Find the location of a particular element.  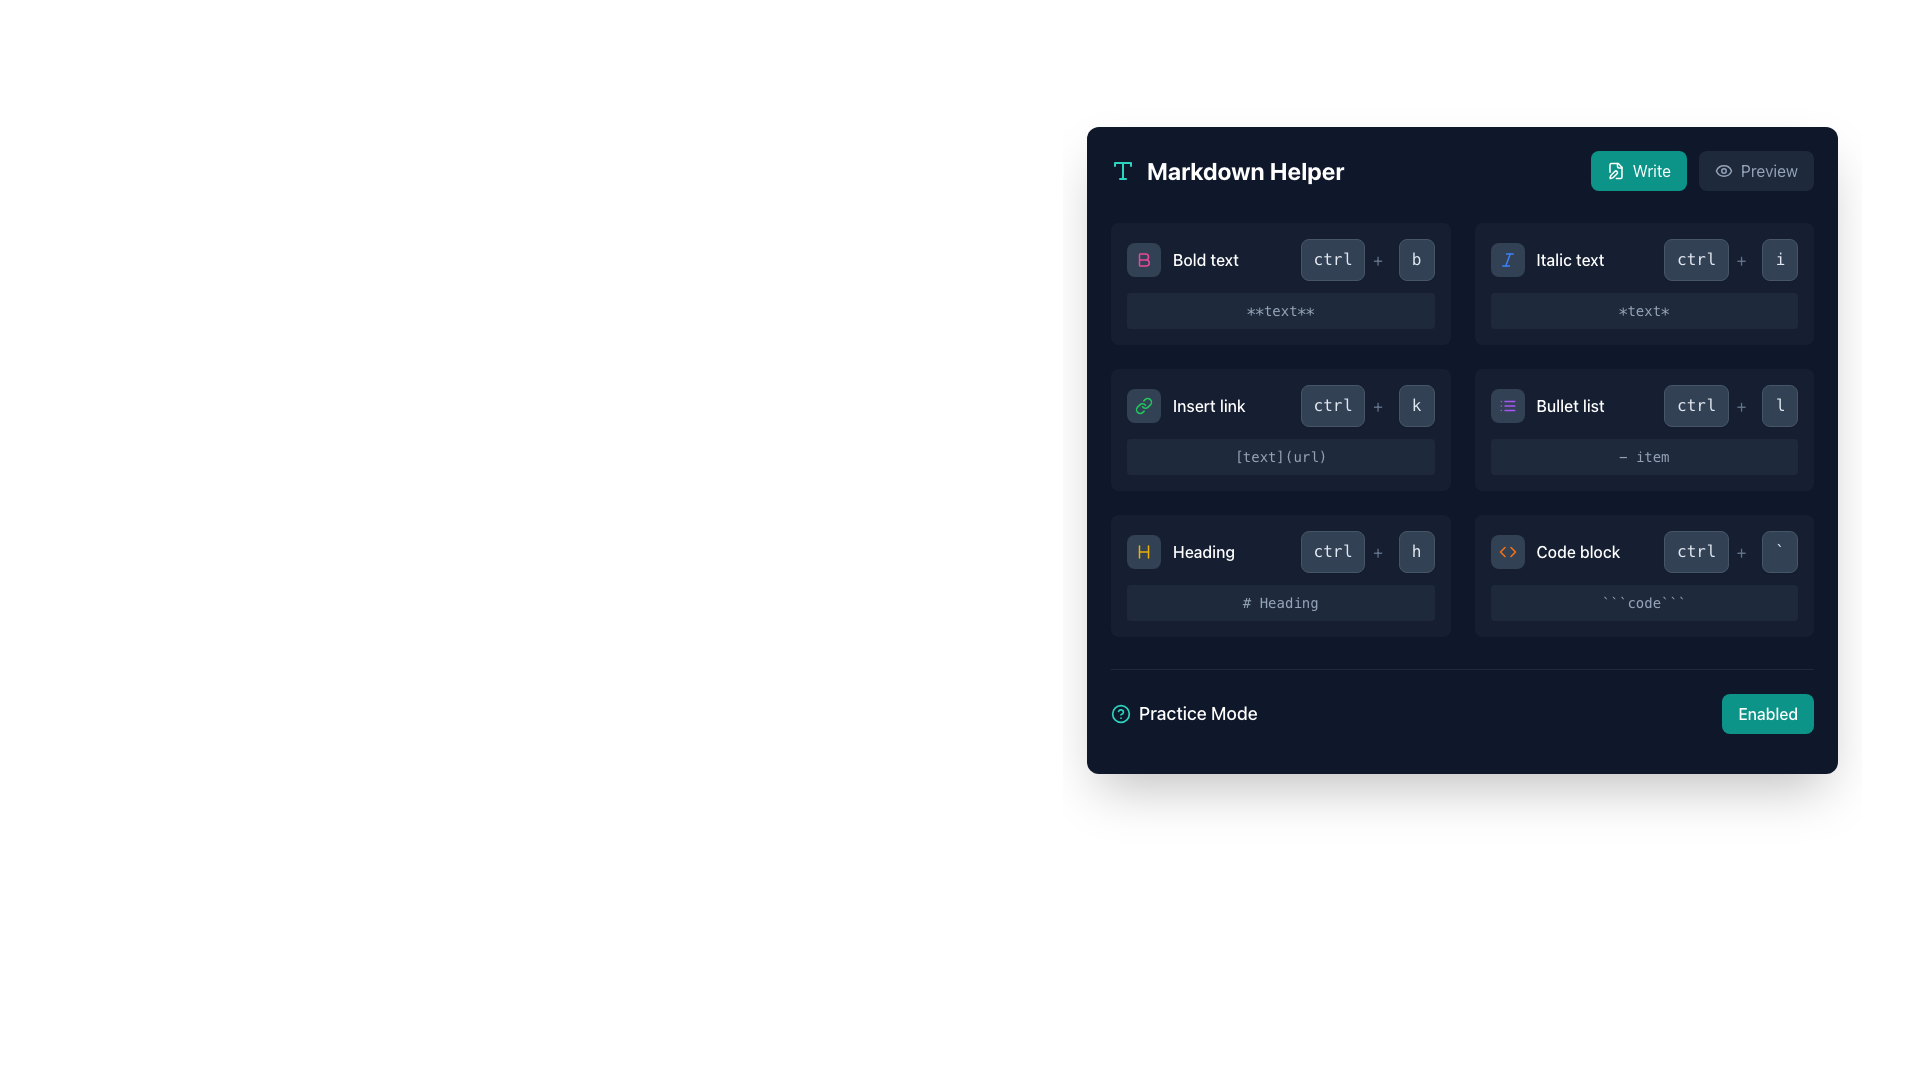

the link symbol icon, which is a small icon styled as interlocking chains outlined in green, located in the center column and middle row of the 'Markdown Helper' interface is located at coordinates (1143, 405).